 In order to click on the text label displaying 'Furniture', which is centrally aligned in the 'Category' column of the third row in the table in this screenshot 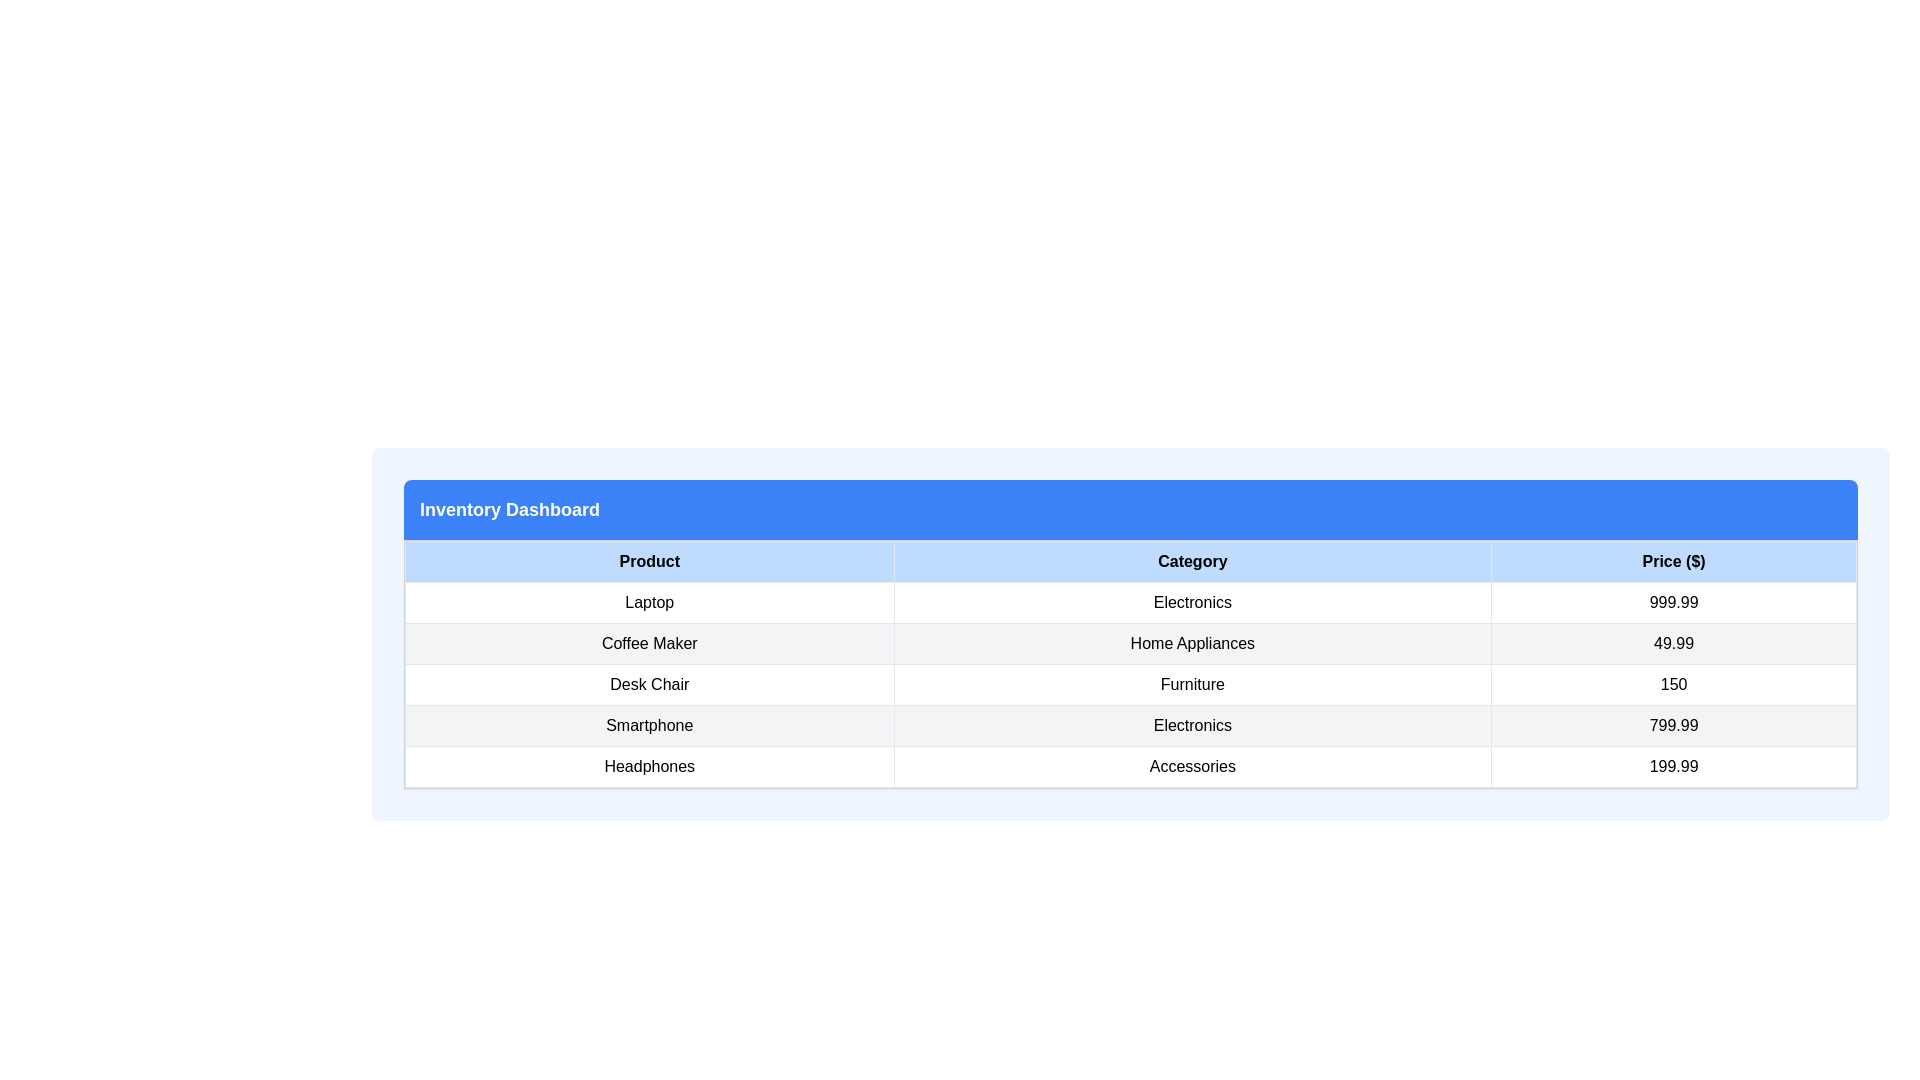, I will do `click(1192, 684)`.